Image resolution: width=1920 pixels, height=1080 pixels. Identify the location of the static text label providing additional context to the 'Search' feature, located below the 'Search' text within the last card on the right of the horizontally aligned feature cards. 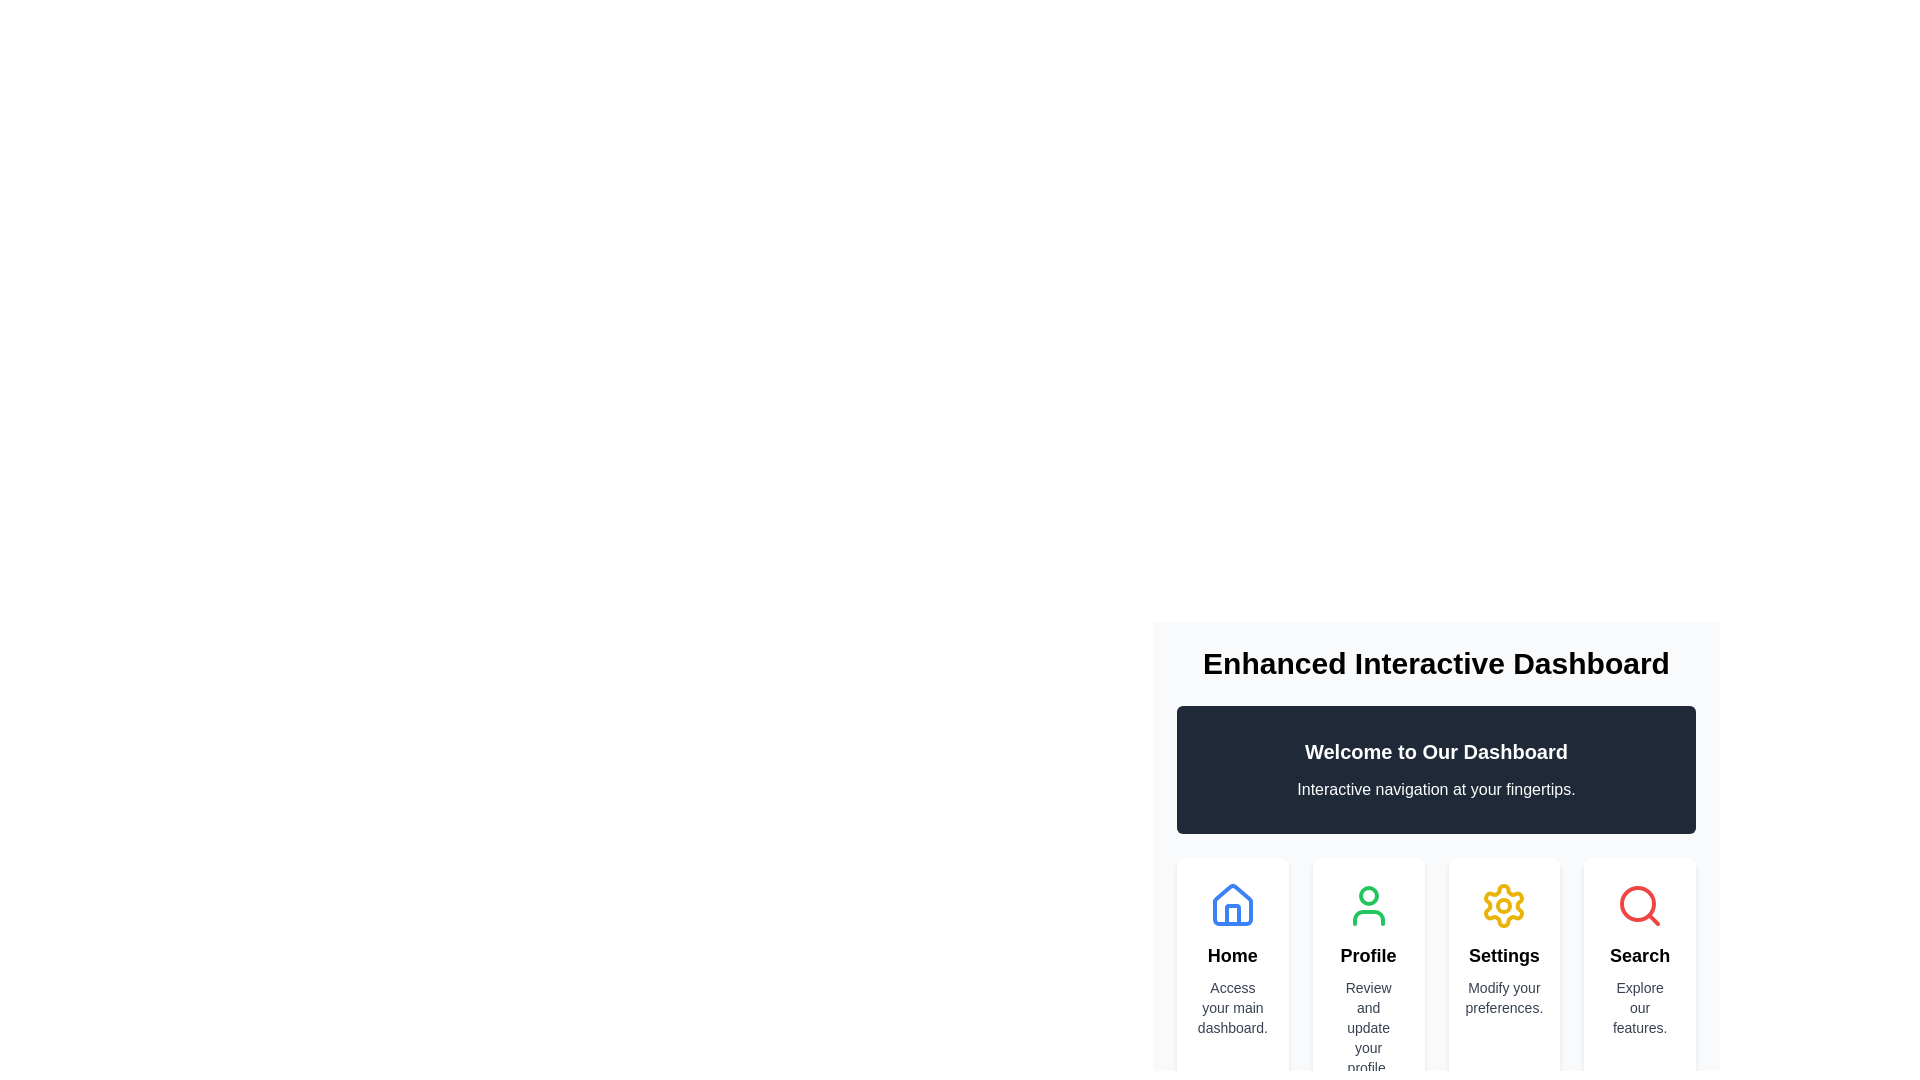
(1640, 1007).